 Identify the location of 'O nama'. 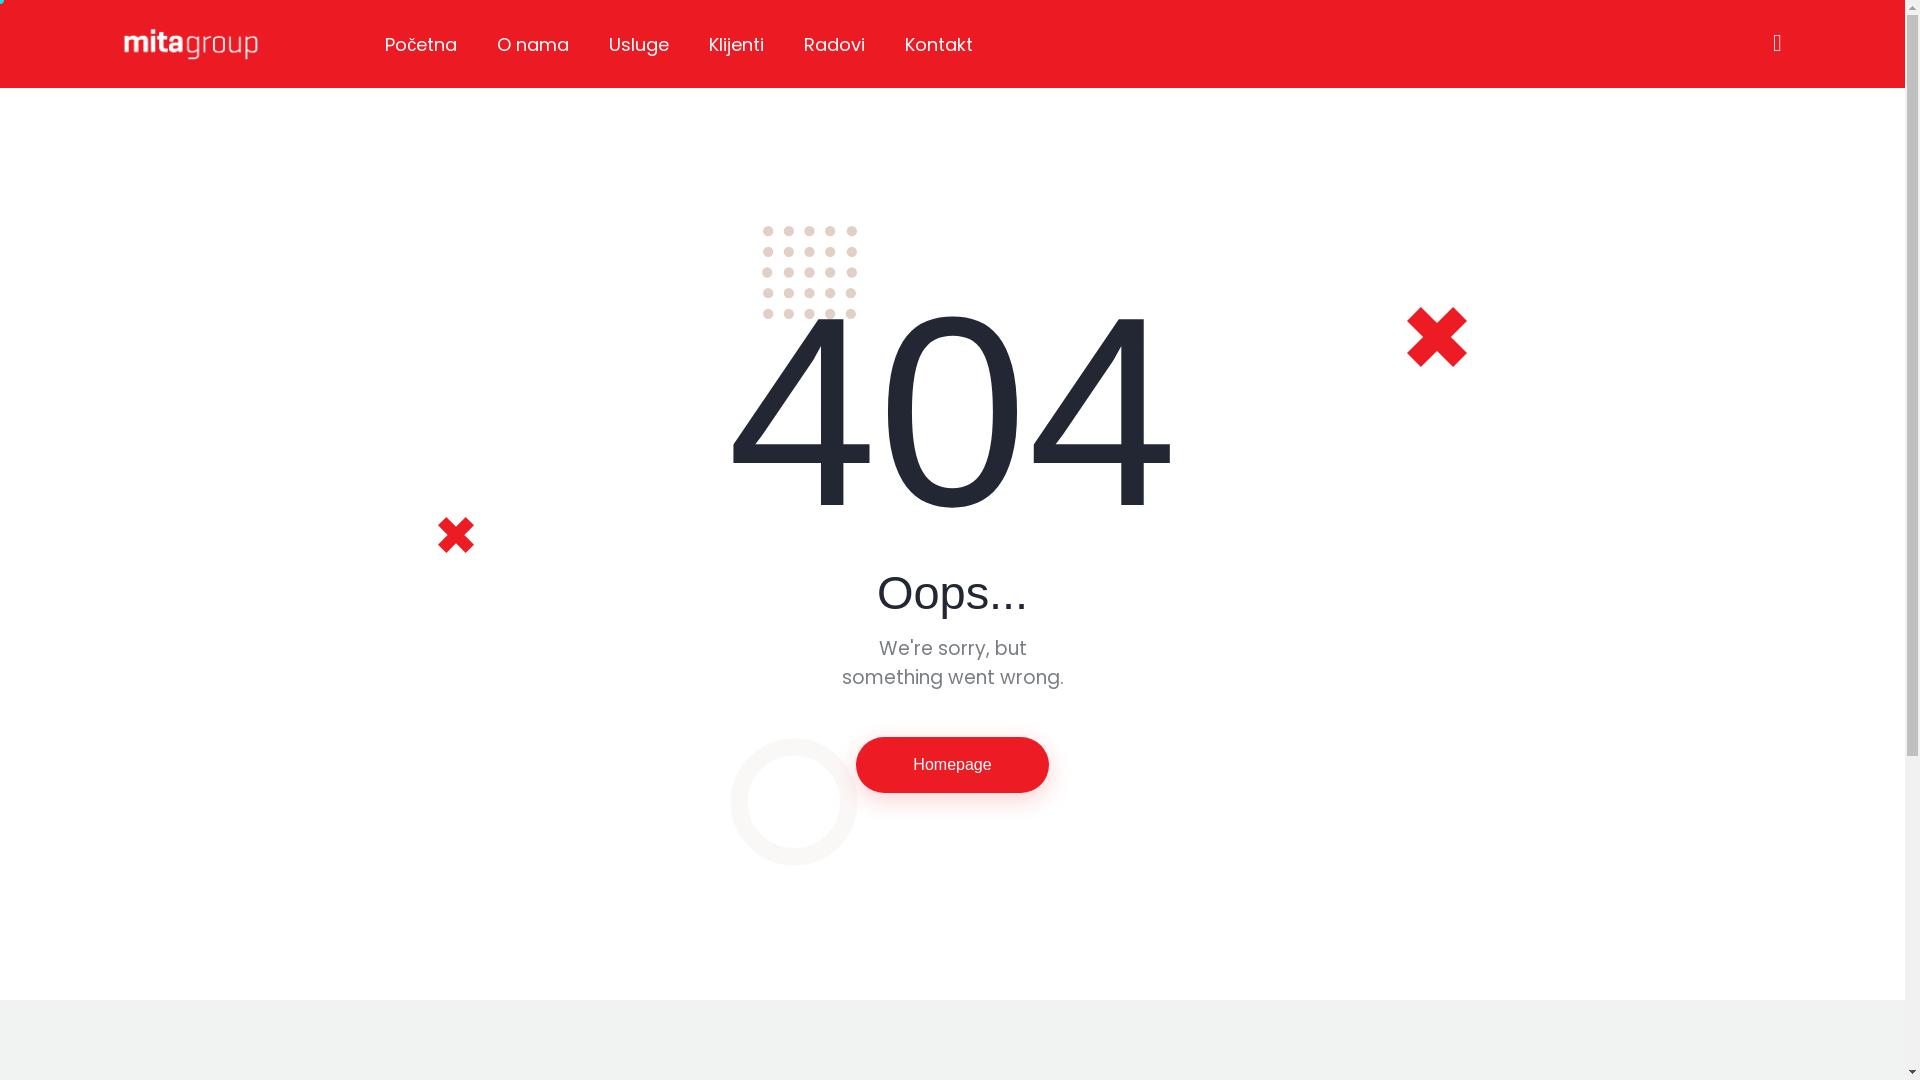
(532, 45).